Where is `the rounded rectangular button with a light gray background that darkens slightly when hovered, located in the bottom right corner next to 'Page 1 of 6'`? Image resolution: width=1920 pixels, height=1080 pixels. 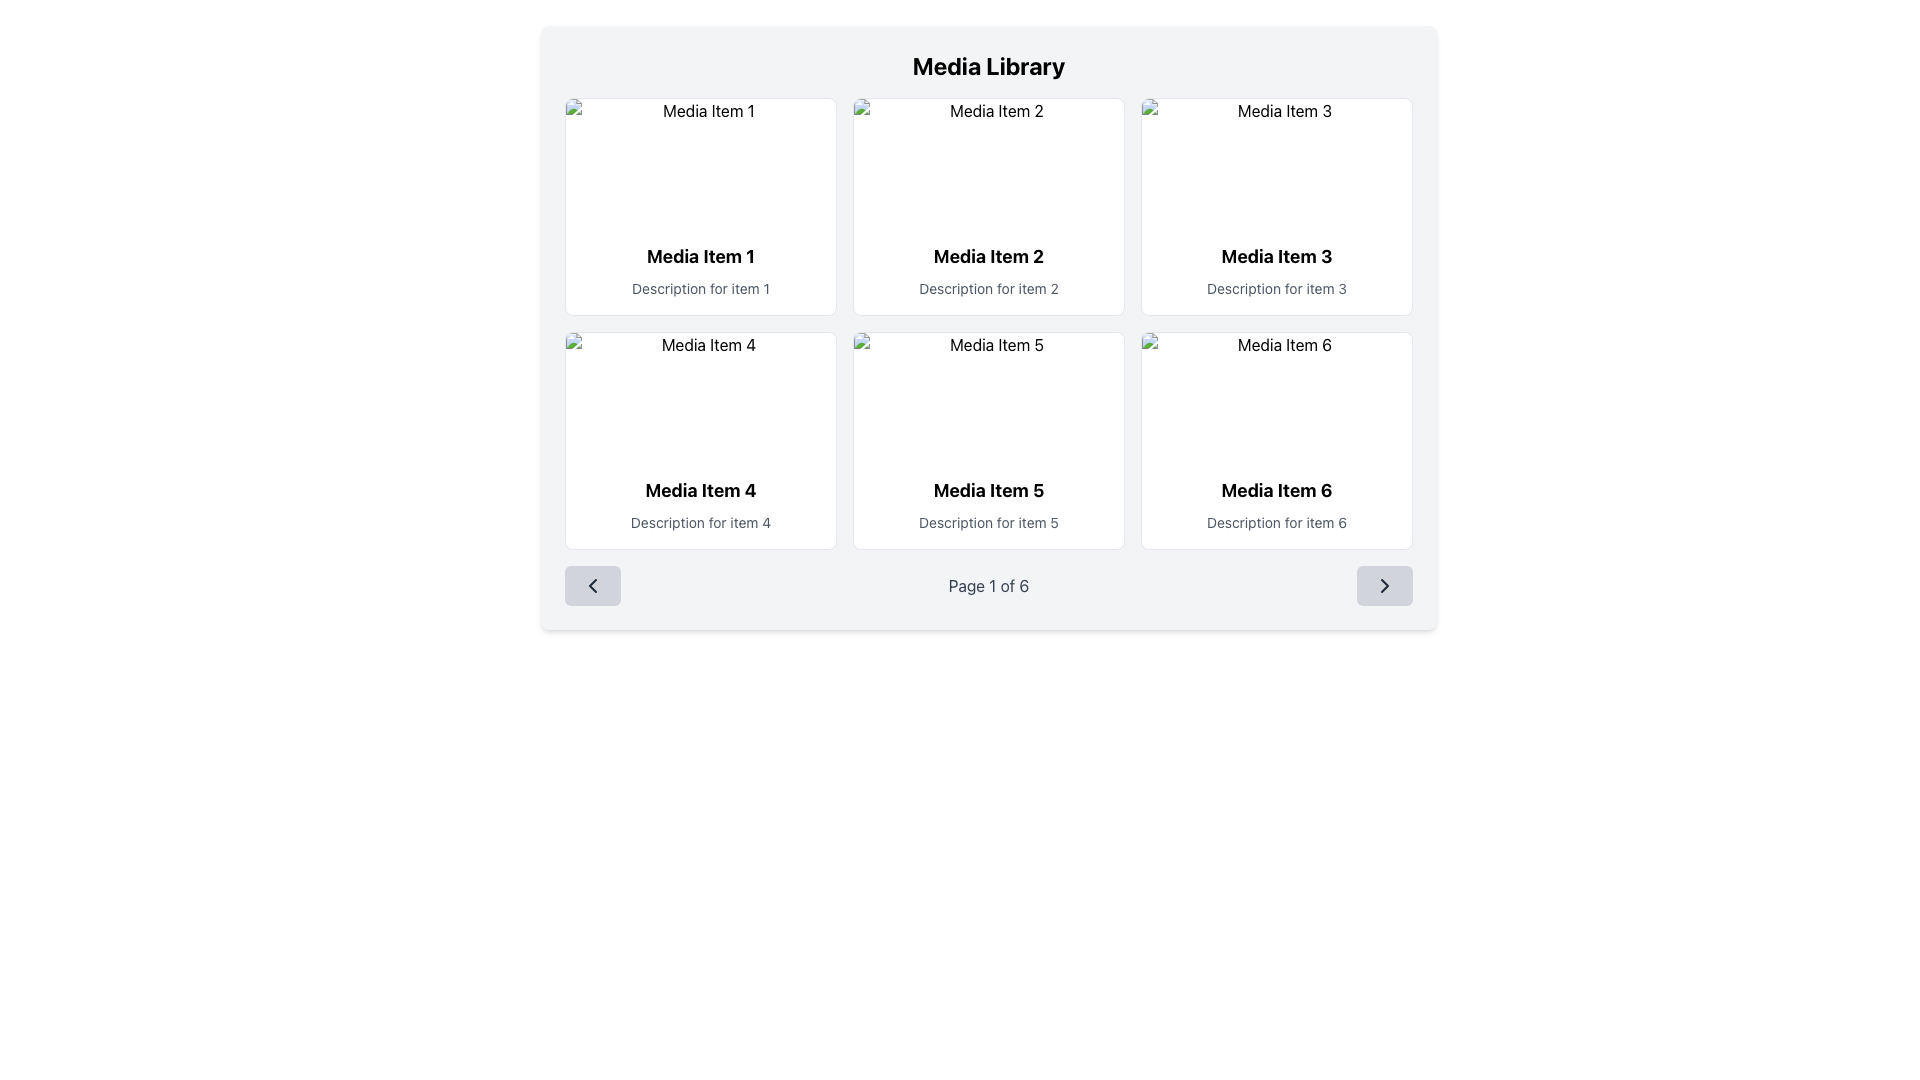 the rounded rectangular button with a light gray background that darkens slightly when hovered, located in the bottom right corner next to 'Page 1 of 6' is located at coordinates (1384, 585).